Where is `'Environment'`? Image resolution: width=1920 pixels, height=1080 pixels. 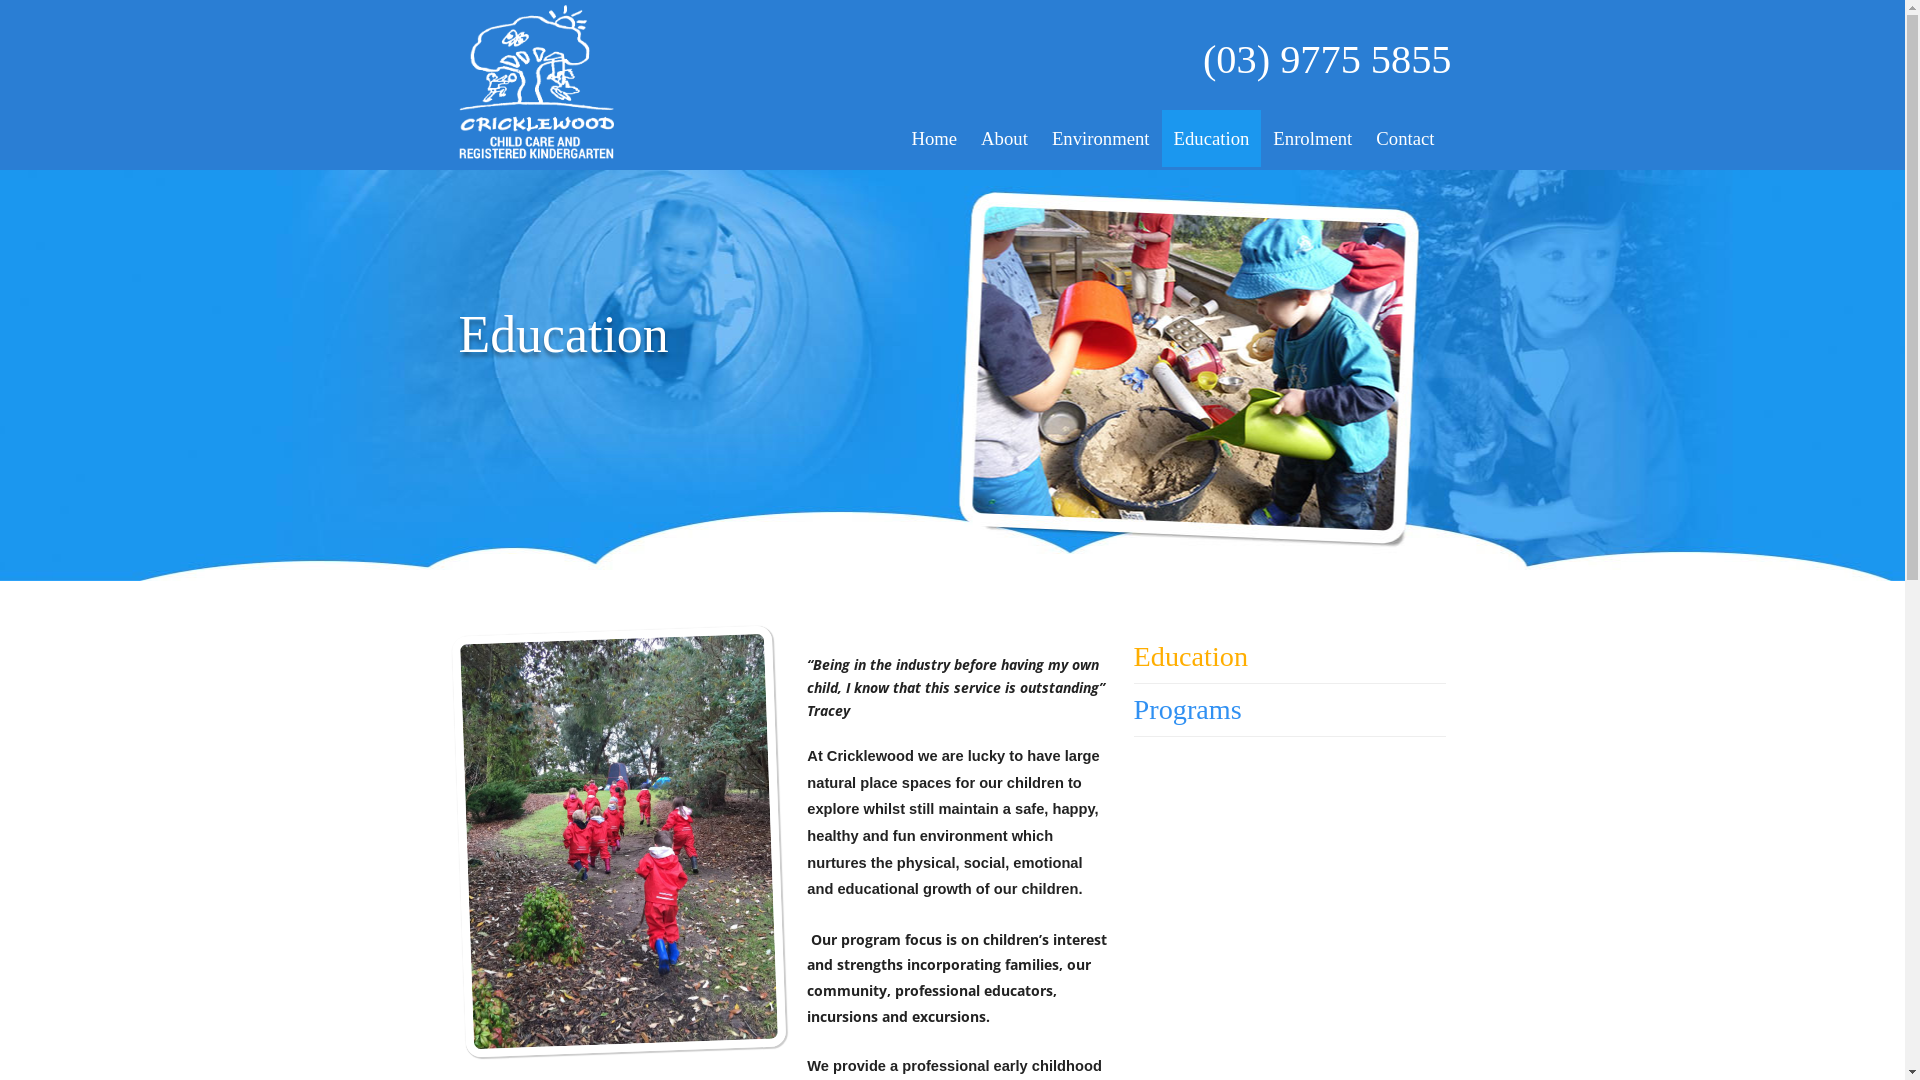
'Environment' is located at coordinates (1099, 137).